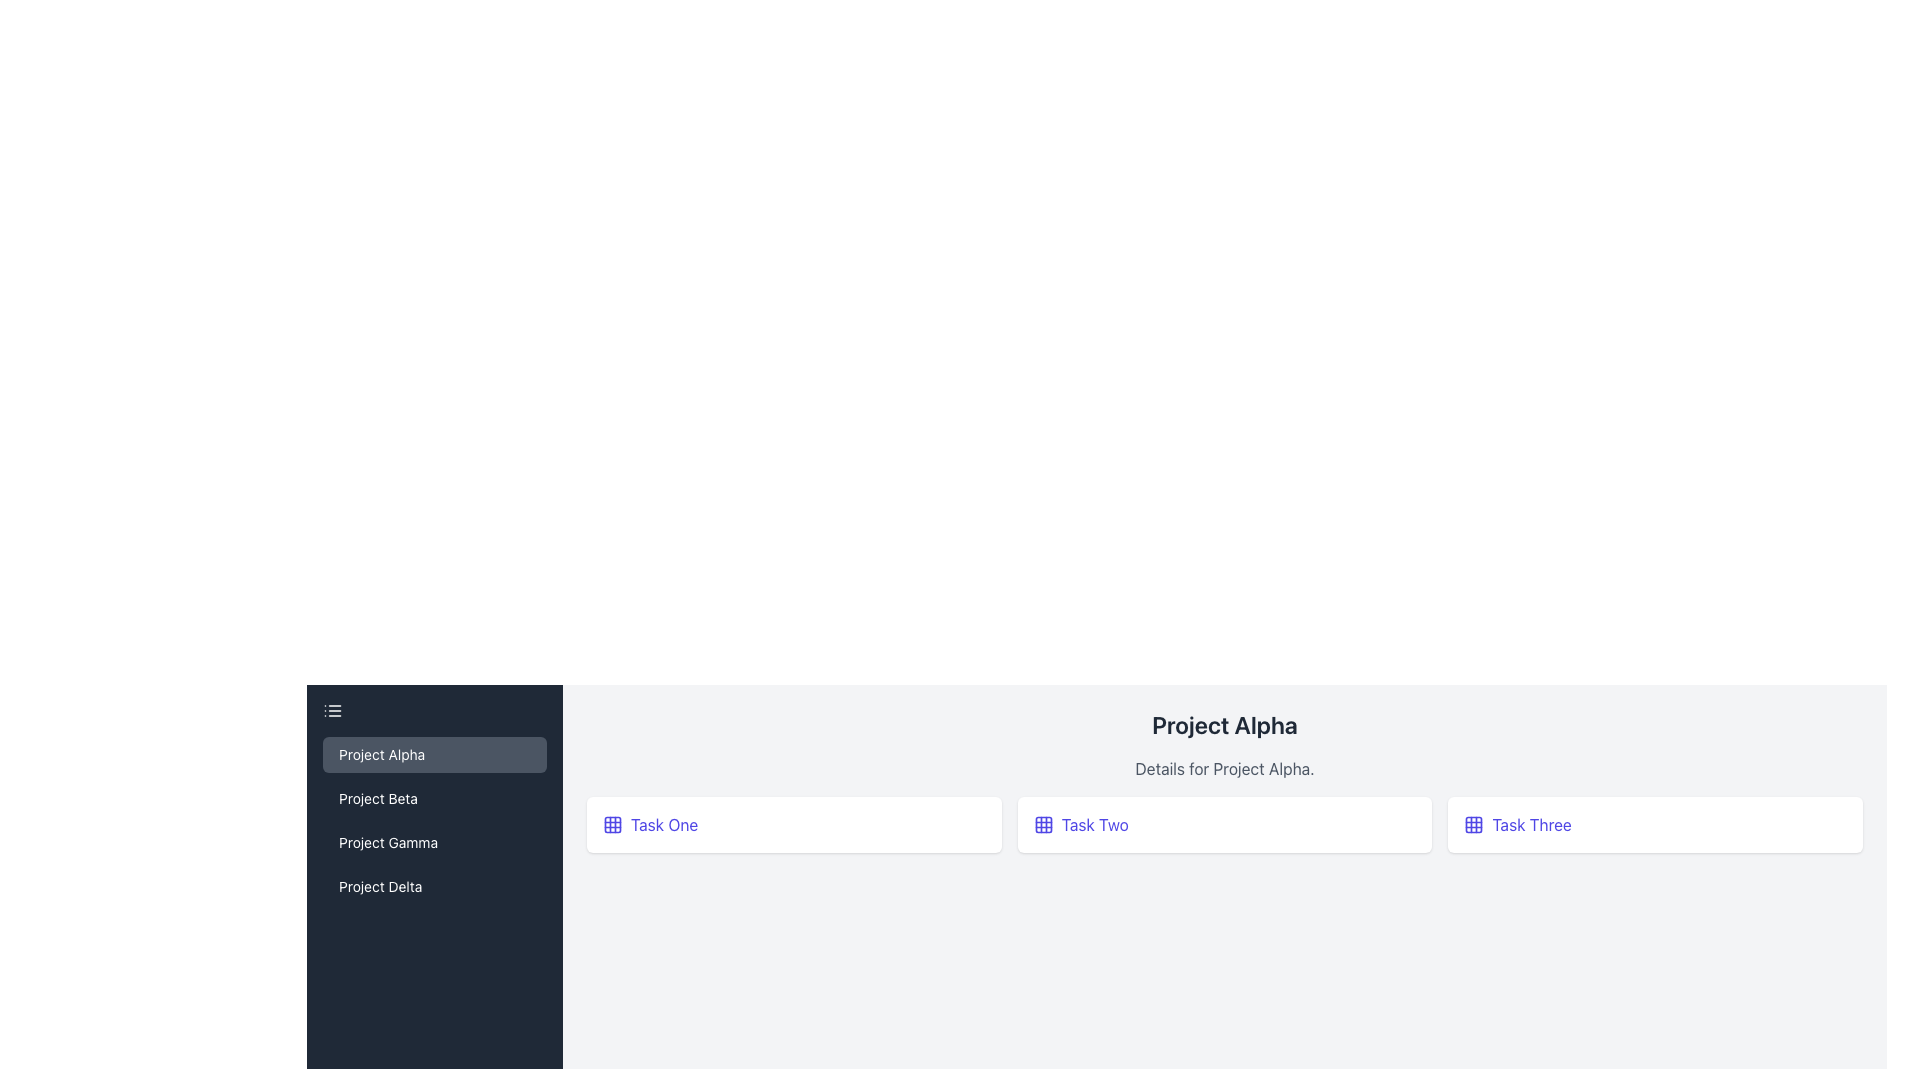  I want to click on the static text element displaying 'Details for Project Alpha.' which is positioned below the heading 'Project Alpha' and above the task grid, so click(1223, 767).